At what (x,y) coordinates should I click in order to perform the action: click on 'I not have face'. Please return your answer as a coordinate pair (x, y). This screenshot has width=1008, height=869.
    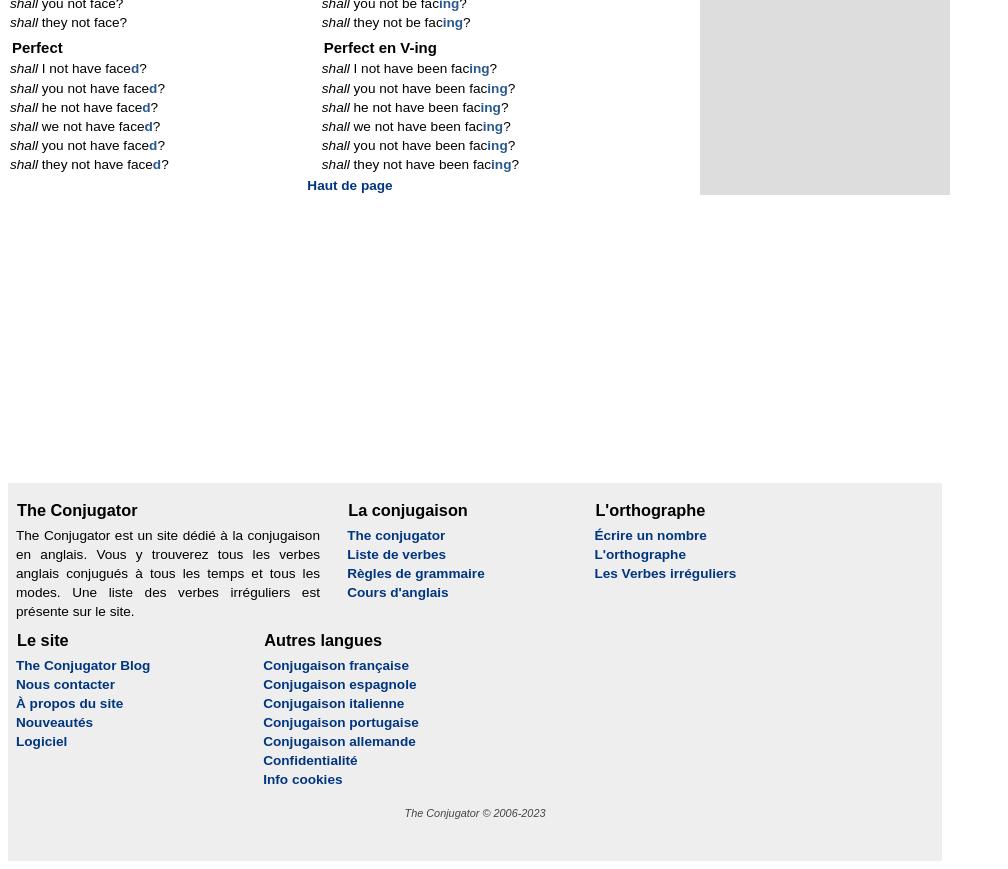
    Looking at the image, I should click on (36, 67).